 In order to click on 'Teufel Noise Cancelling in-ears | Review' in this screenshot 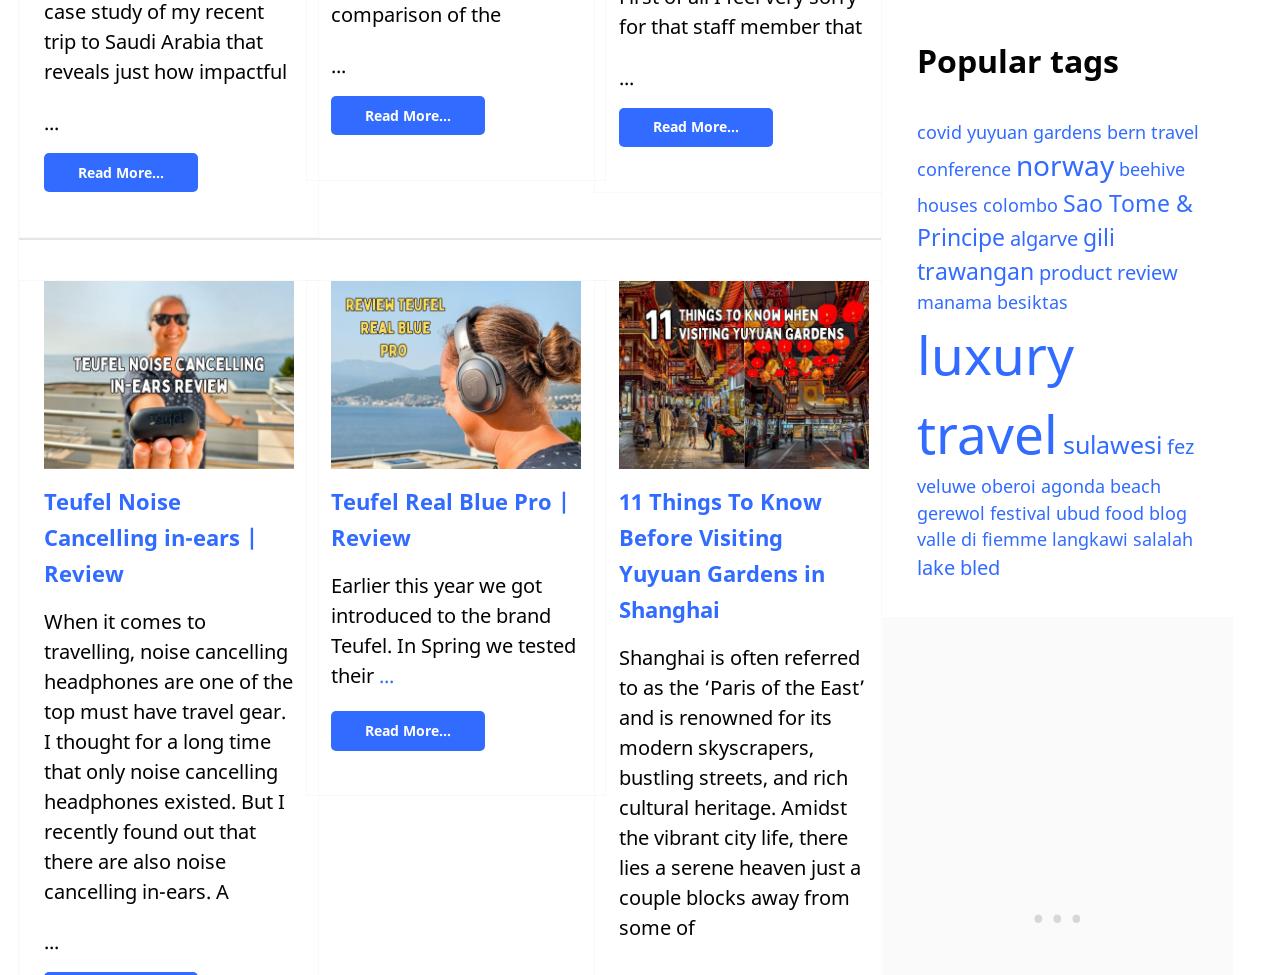, I will do `click(149, 535)`.